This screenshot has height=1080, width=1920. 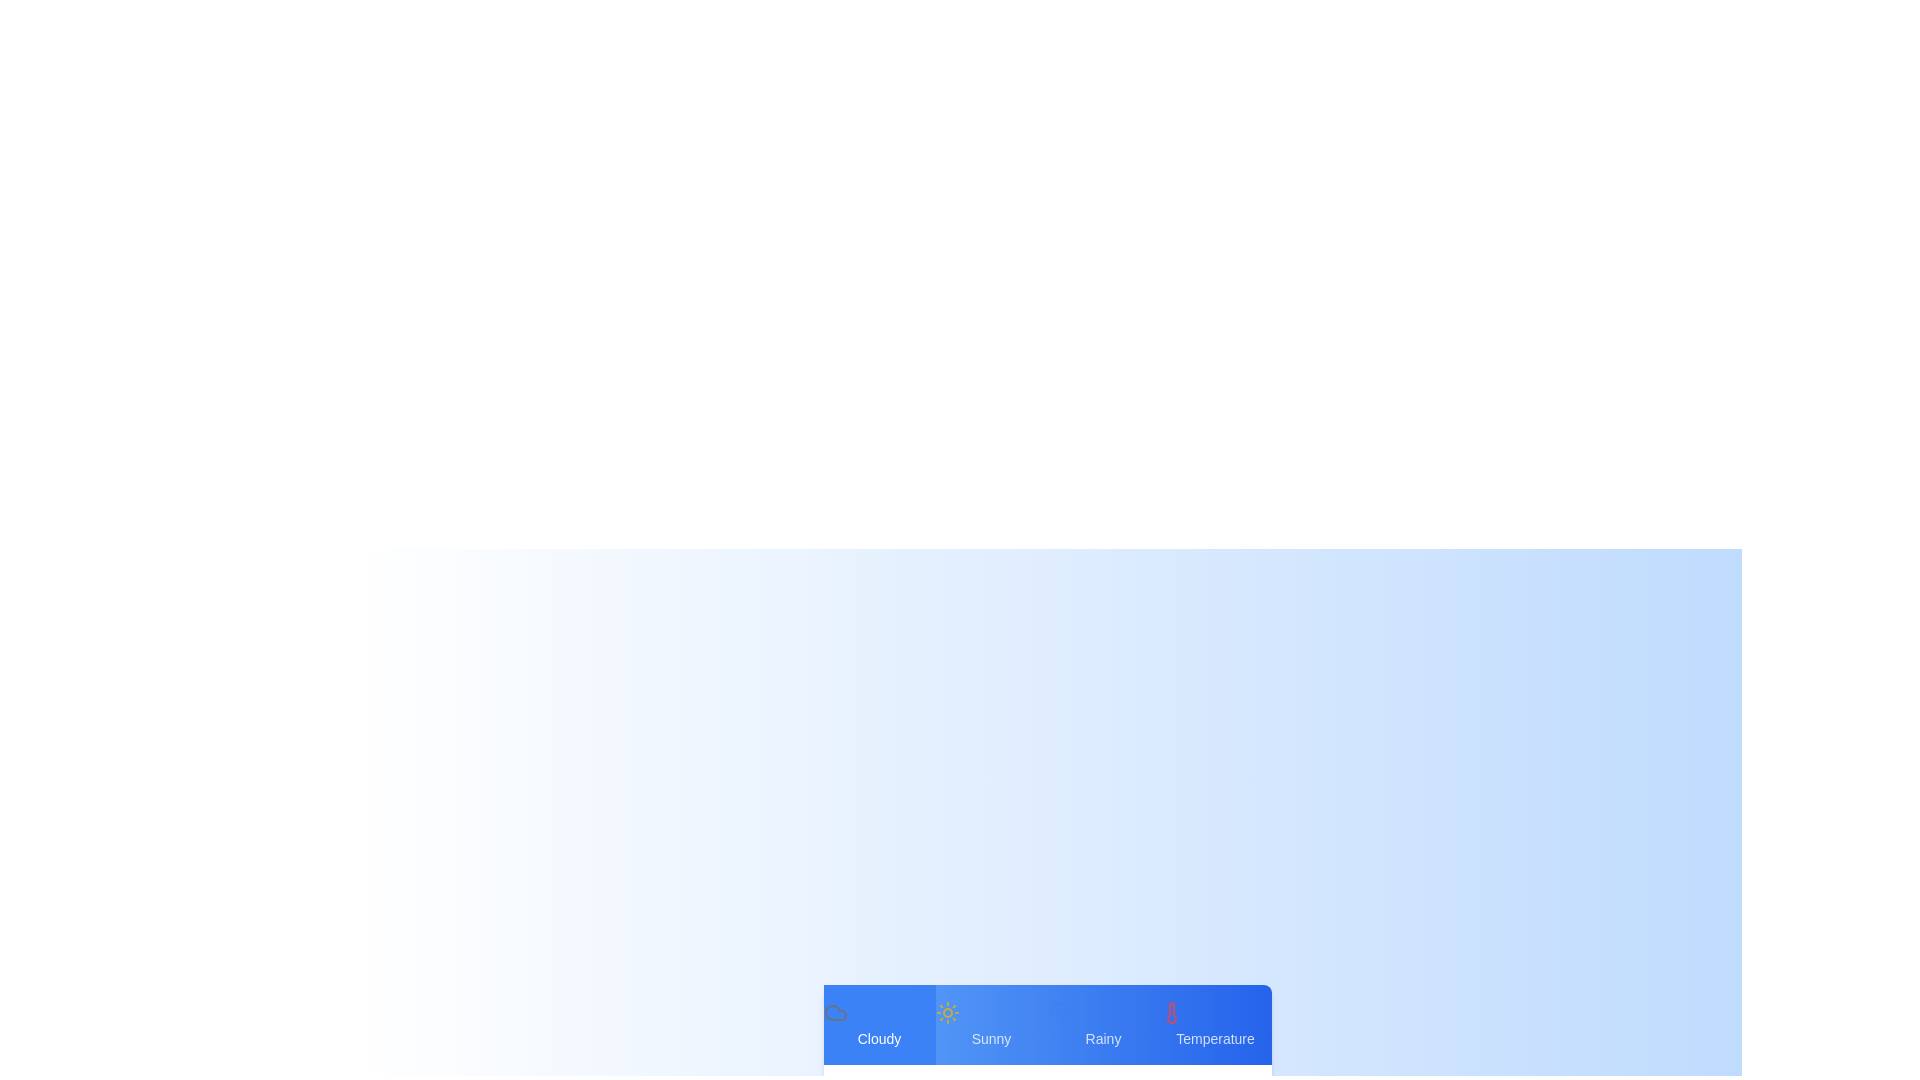 I want to click on the Temperature weather tab, so click(x=1214, y=1025).